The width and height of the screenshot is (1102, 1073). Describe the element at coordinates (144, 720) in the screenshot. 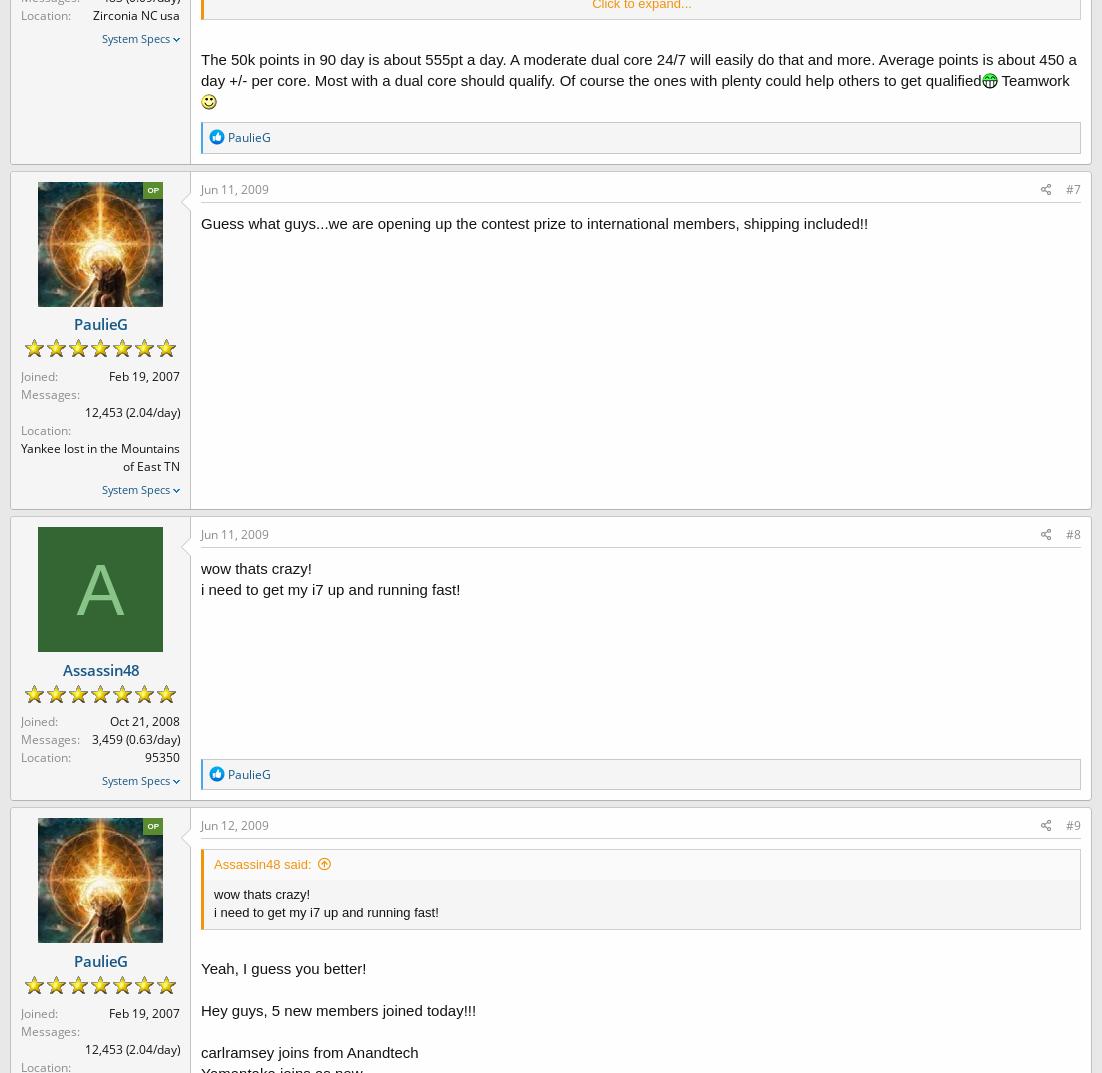

I see `'Oct 21, 2008'` at that location.